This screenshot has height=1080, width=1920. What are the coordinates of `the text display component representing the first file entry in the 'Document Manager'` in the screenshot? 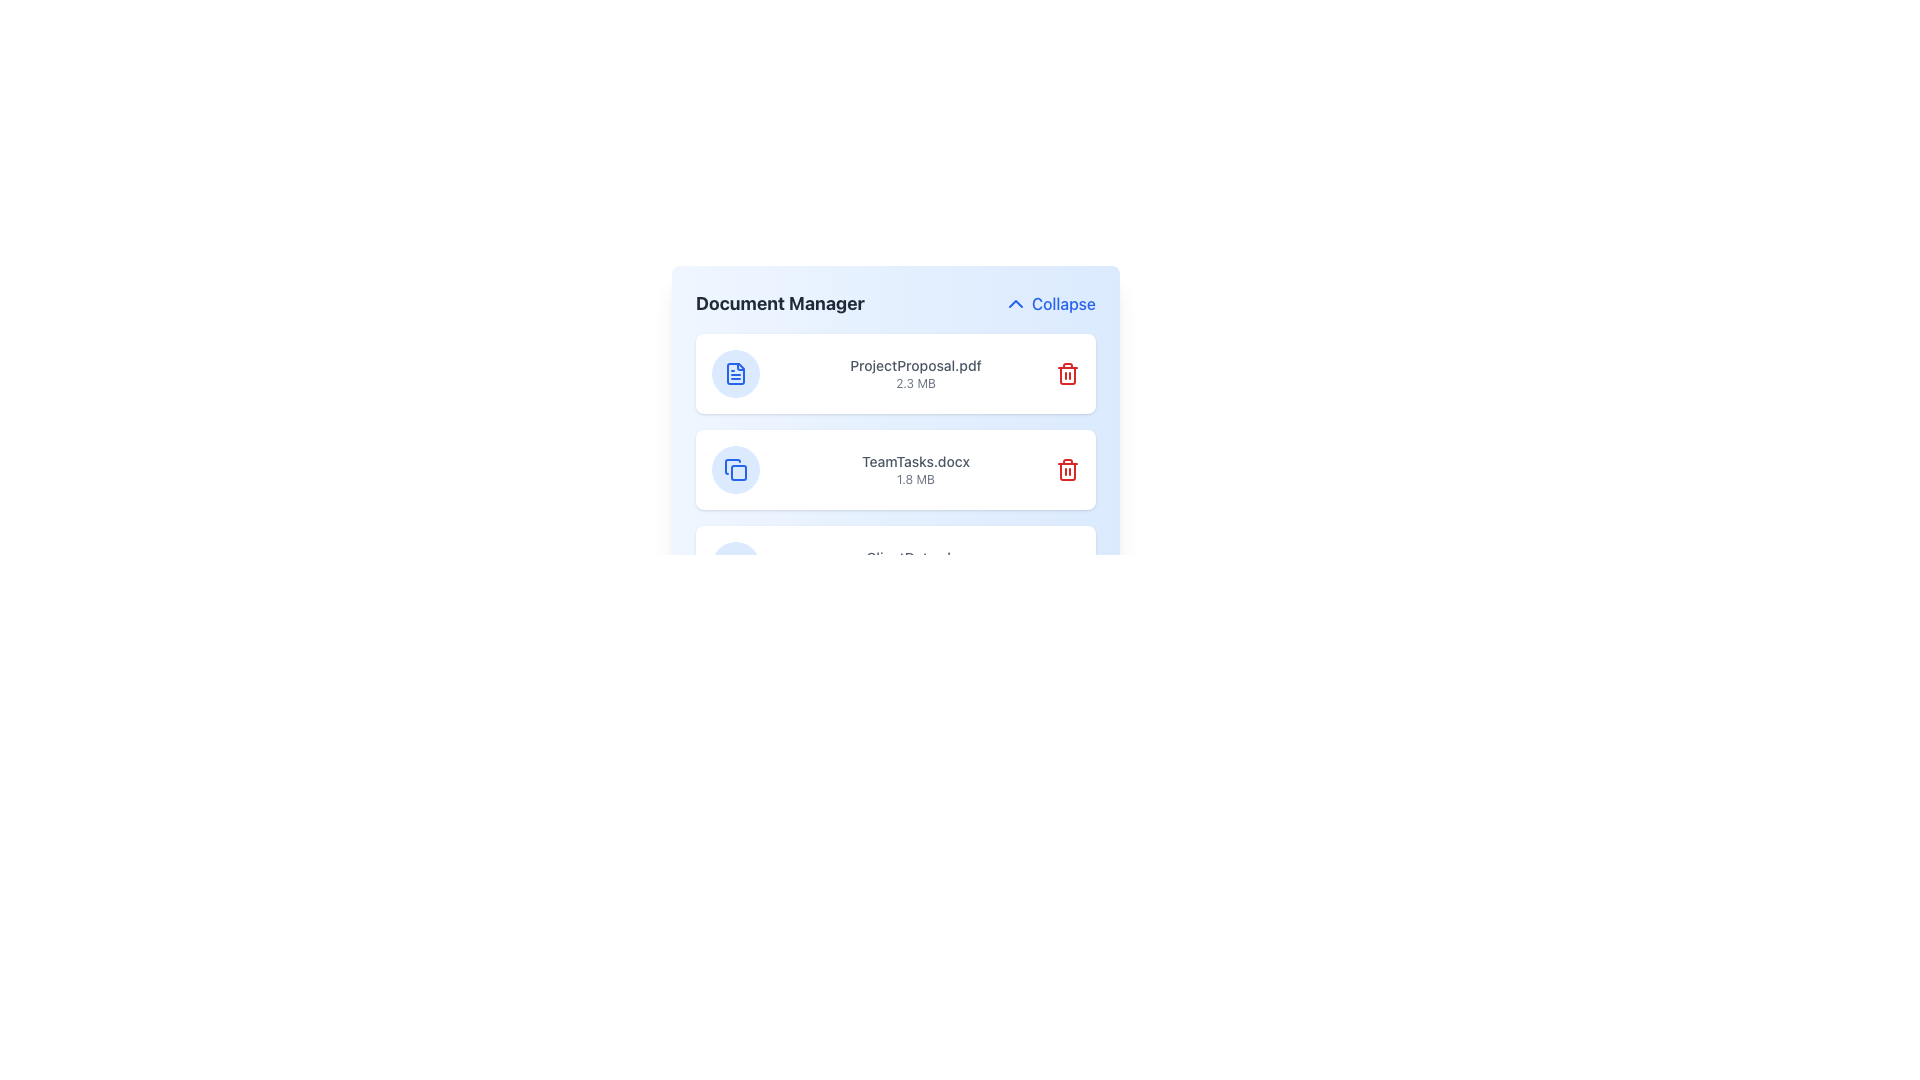 It's located at (915, 374).